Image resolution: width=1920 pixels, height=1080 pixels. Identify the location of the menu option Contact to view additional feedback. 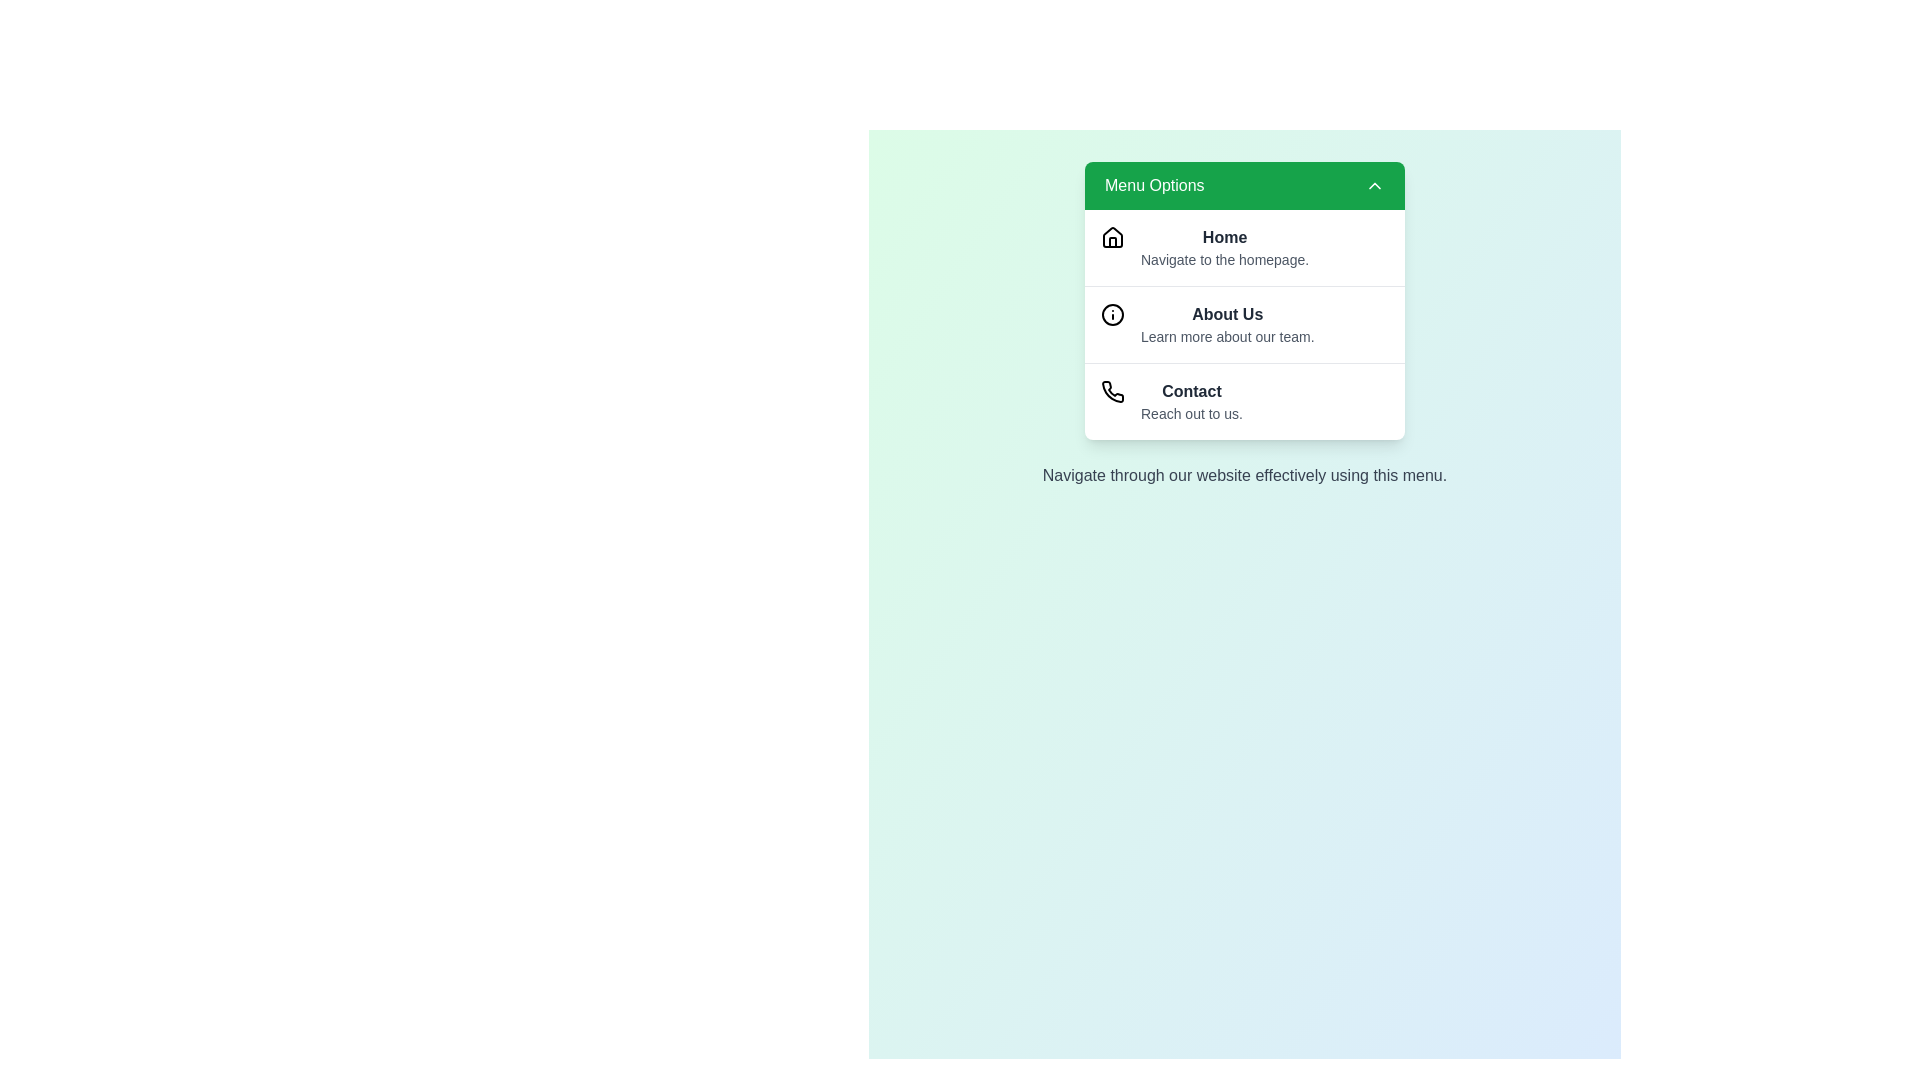
(1243, 401).